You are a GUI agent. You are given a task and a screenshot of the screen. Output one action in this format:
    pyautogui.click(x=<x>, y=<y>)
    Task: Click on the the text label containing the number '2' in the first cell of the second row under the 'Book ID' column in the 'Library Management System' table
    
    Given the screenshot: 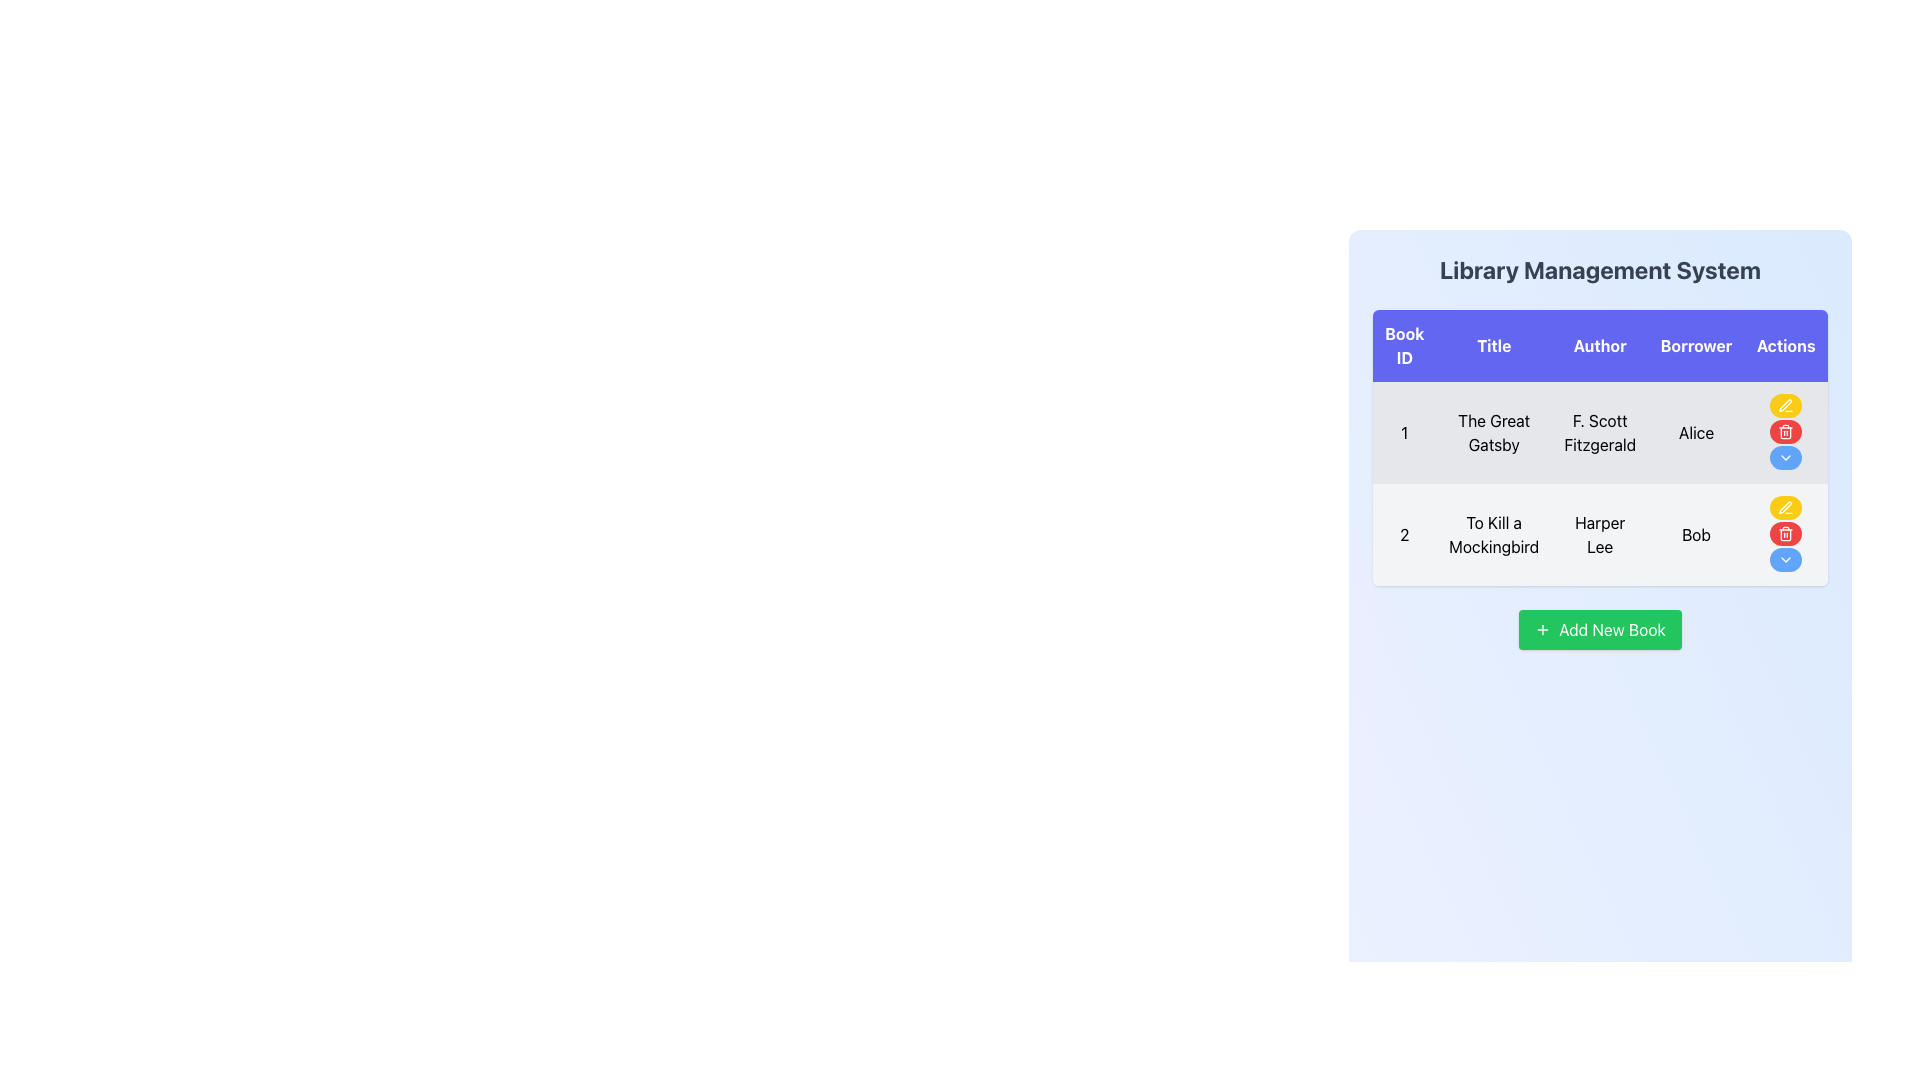 What is the action you would take?
    pyautogui.click(x=1403, y=534)
    